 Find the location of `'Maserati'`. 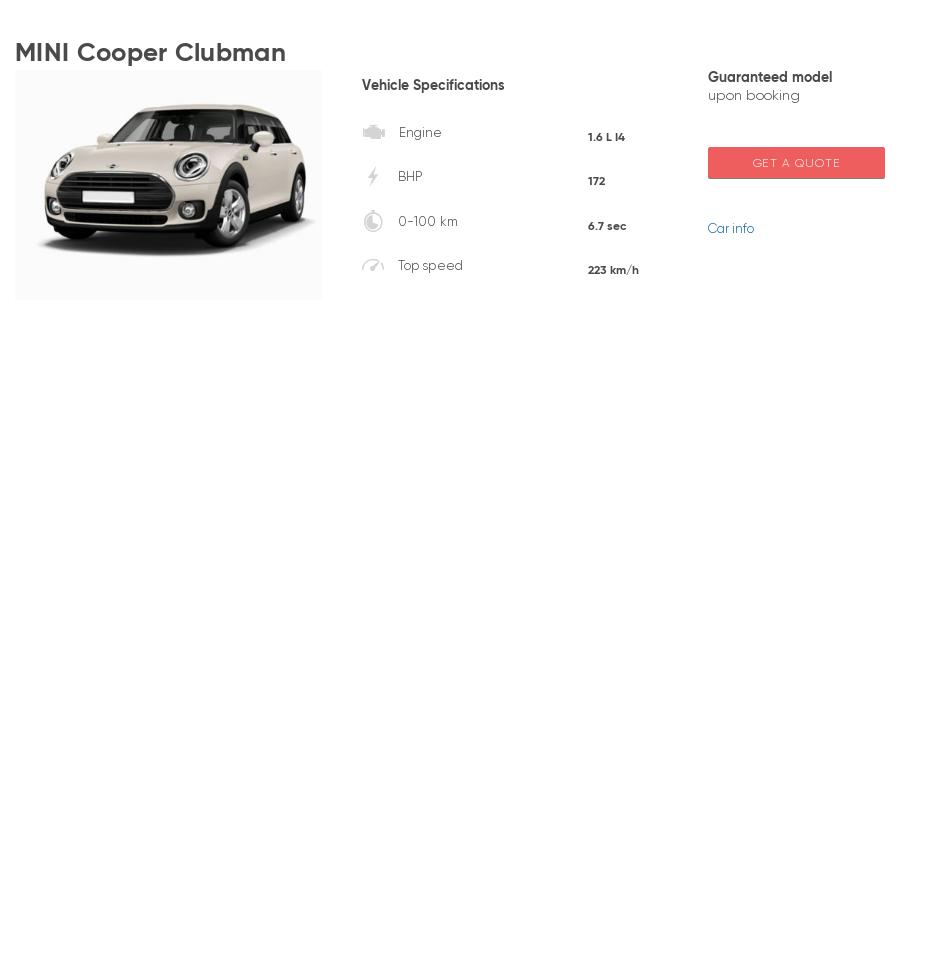

'Maserati' is located at coordinates (652, 544).